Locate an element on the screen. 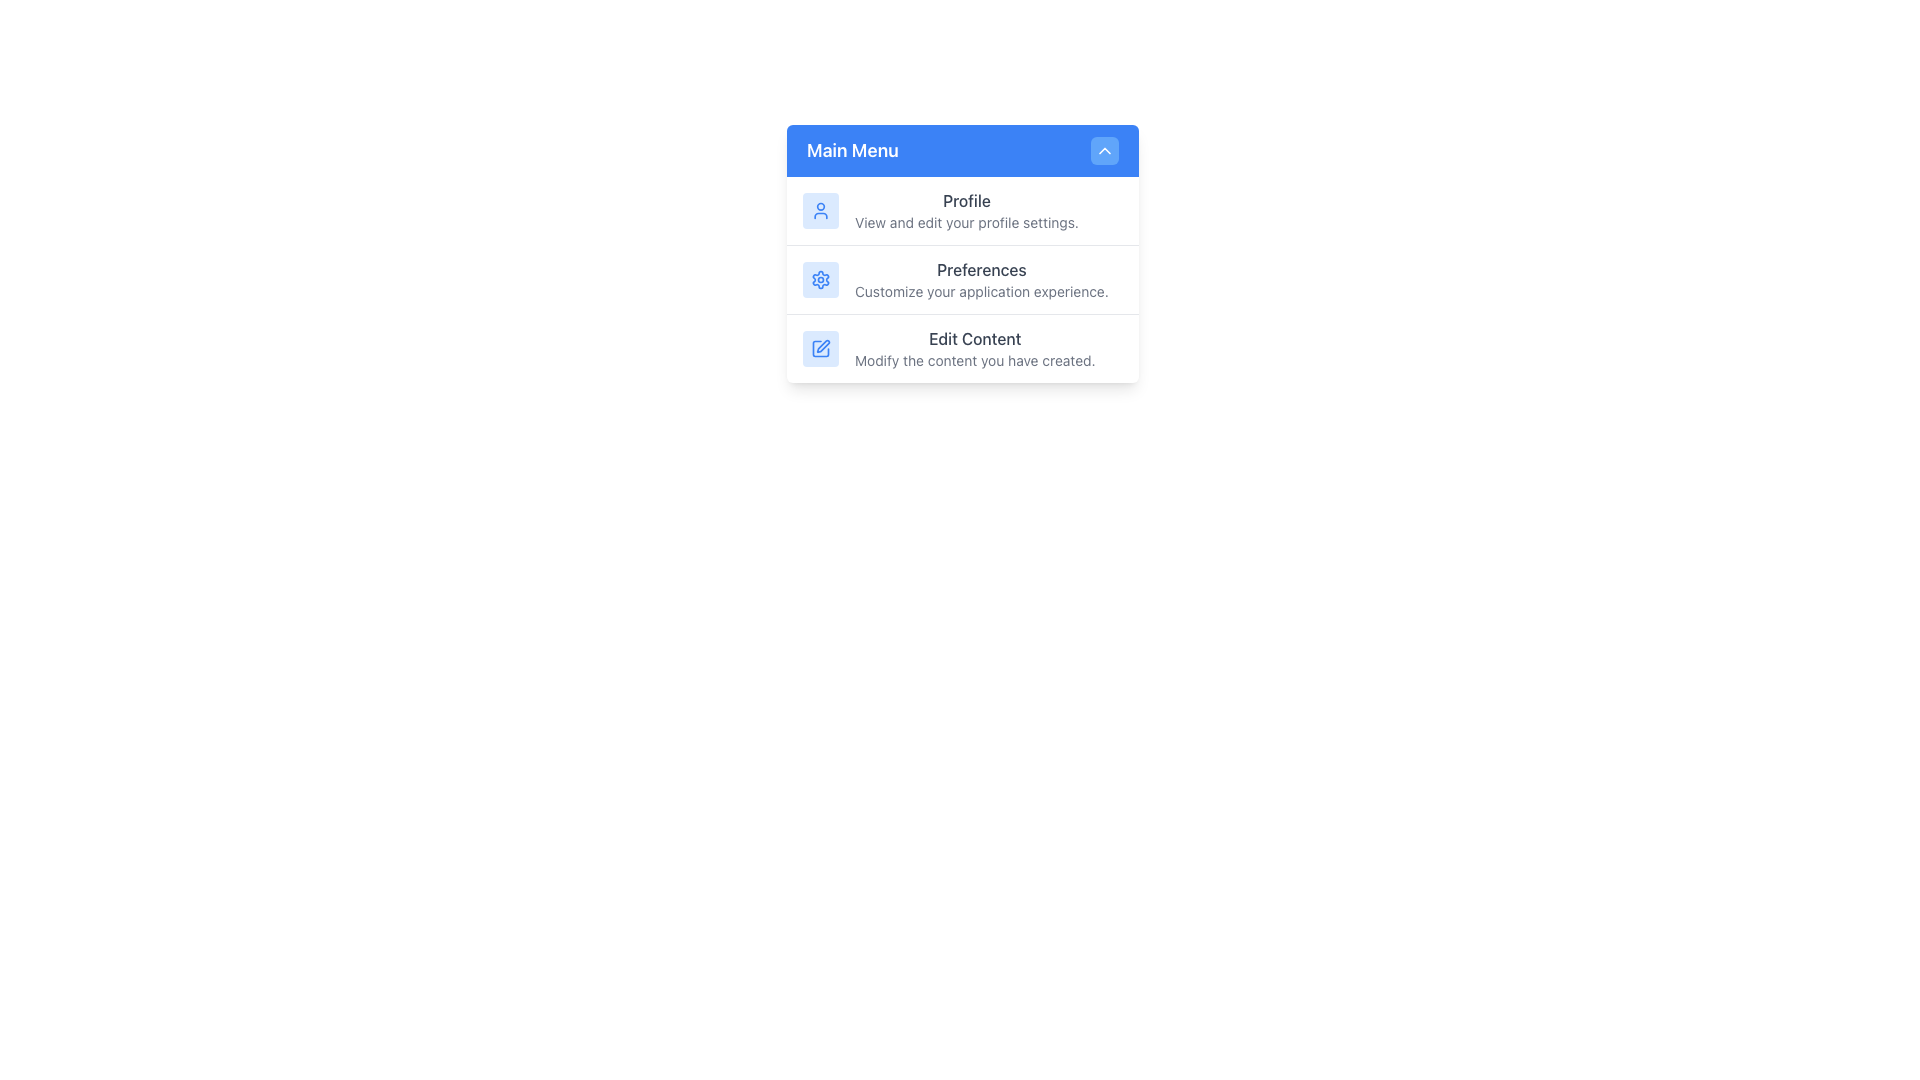  the 'Edit Content' static text element, which is styled with a medium-weight gray font and is located as the primary heading of the third menu option in the Main Menu is located at coordinates (975, 338).